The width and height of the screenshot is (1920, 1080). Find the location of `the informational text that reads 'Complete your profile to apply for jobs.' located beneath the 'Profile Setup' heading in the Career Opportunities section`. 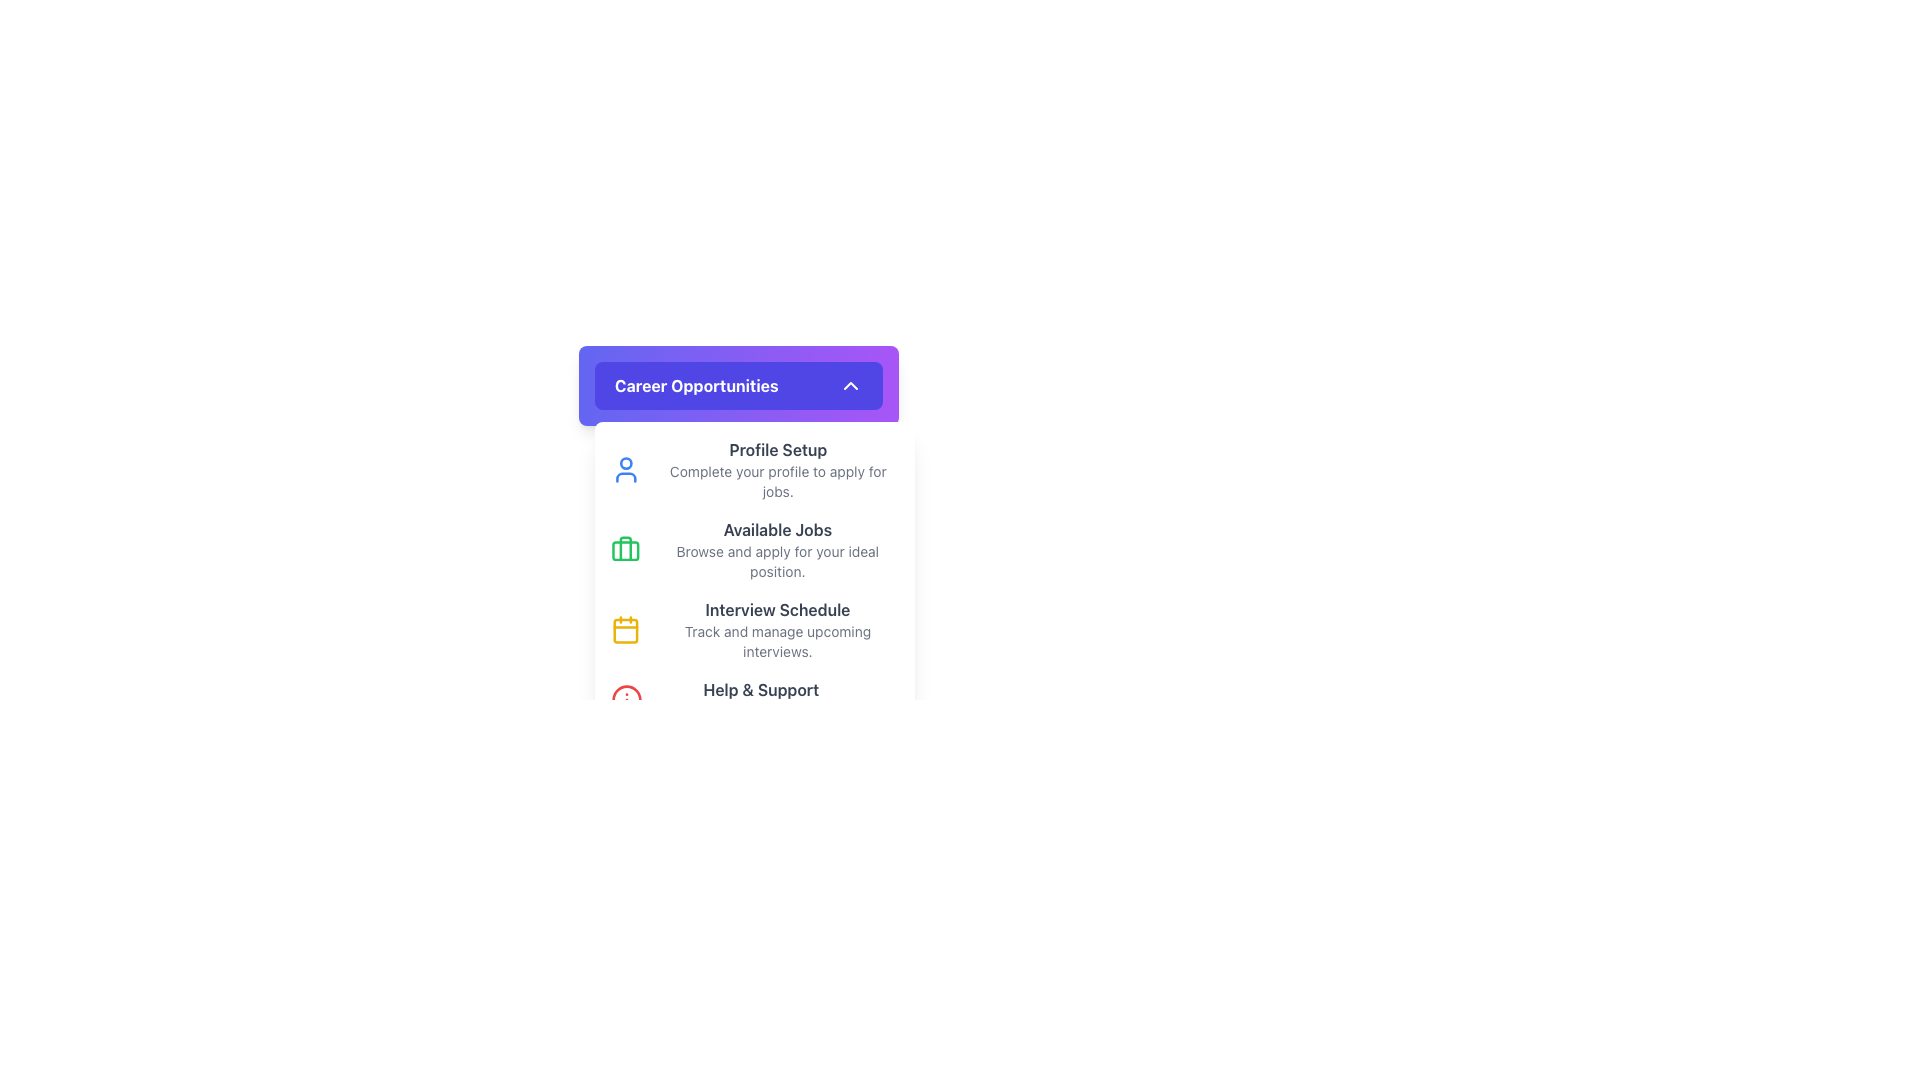

the informational text that reads 'Complete your profile to apply for jobs.' located beneath the 'Profile Setup' heading in the Career Opportunities section is located at coordinates (777, 482).